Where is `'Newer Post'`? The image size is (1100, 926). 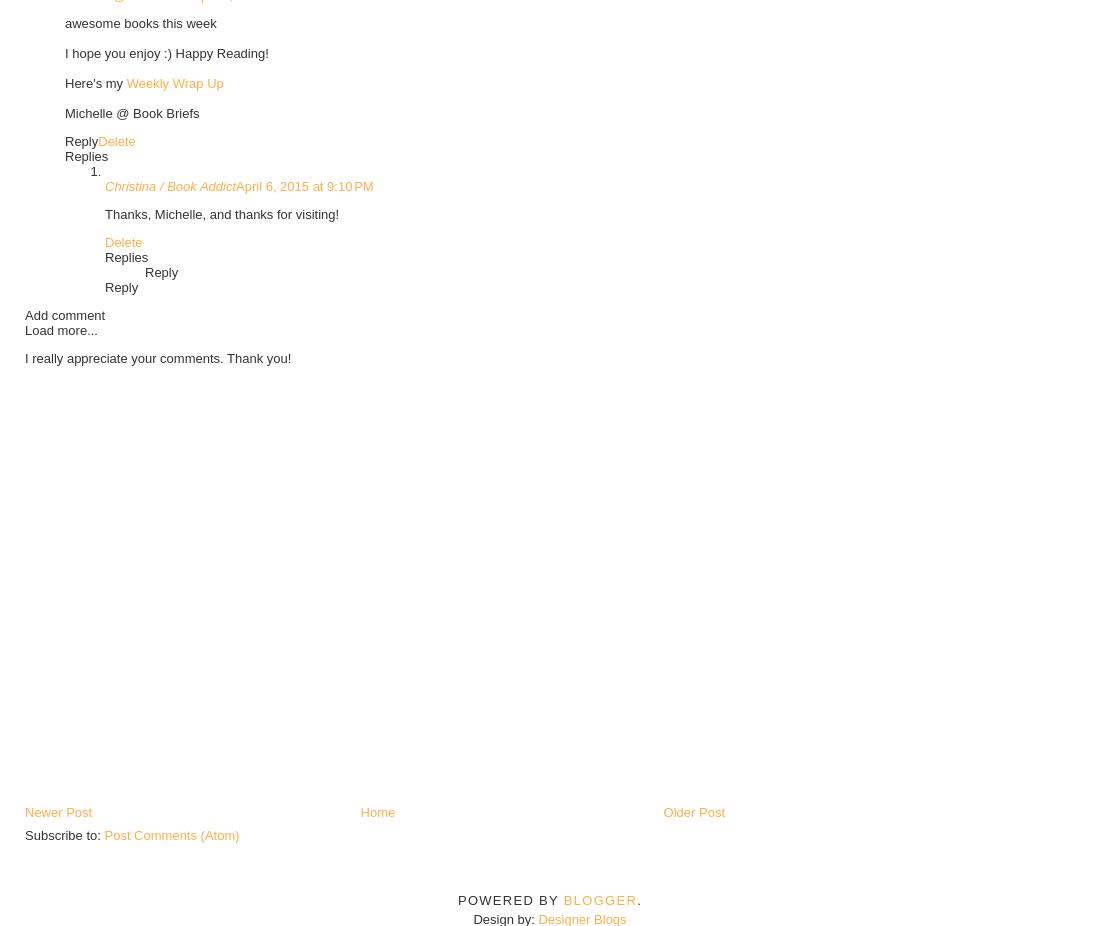
'Newer Post' is located at coordinates (23, 811).